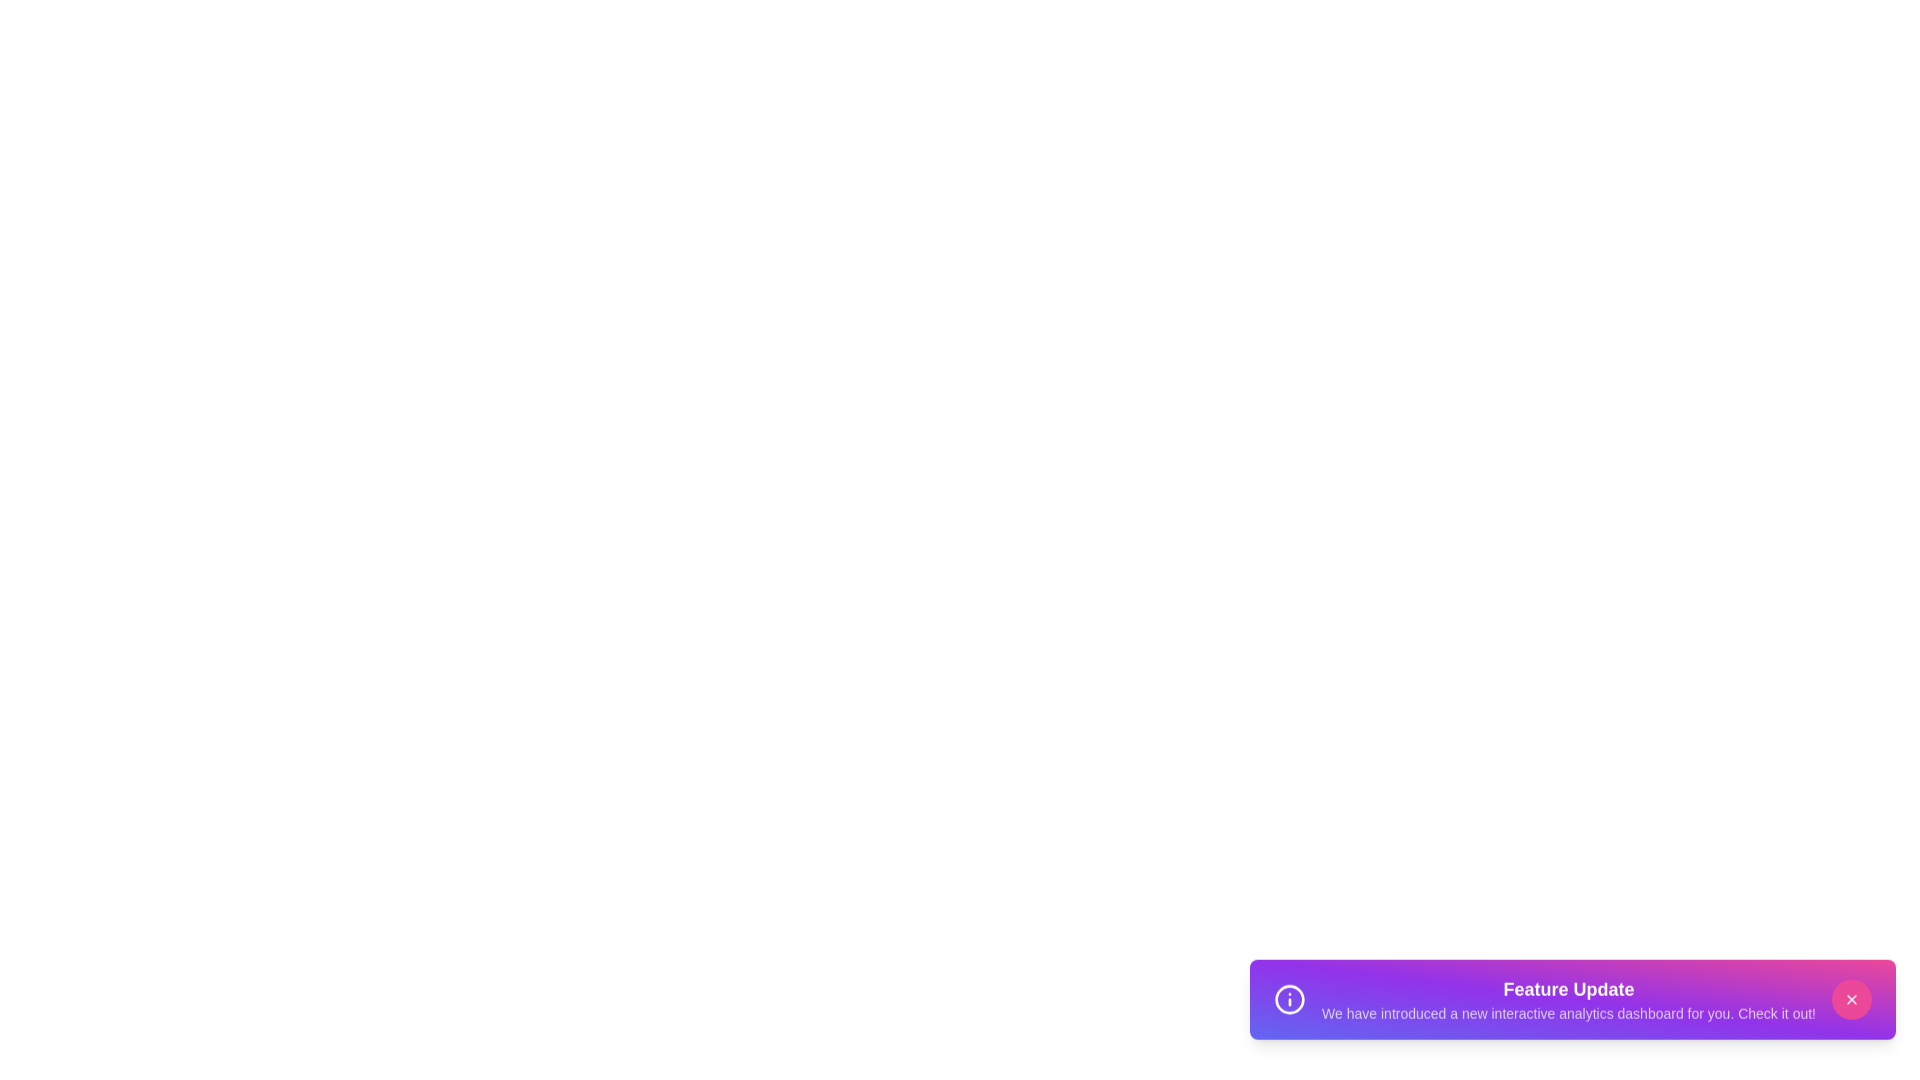  What do you see at coordinates (1851, 1009) in the screenshot?
I see `close button on the snackbar to dismiss it` at bounding box center [1851, 1009].